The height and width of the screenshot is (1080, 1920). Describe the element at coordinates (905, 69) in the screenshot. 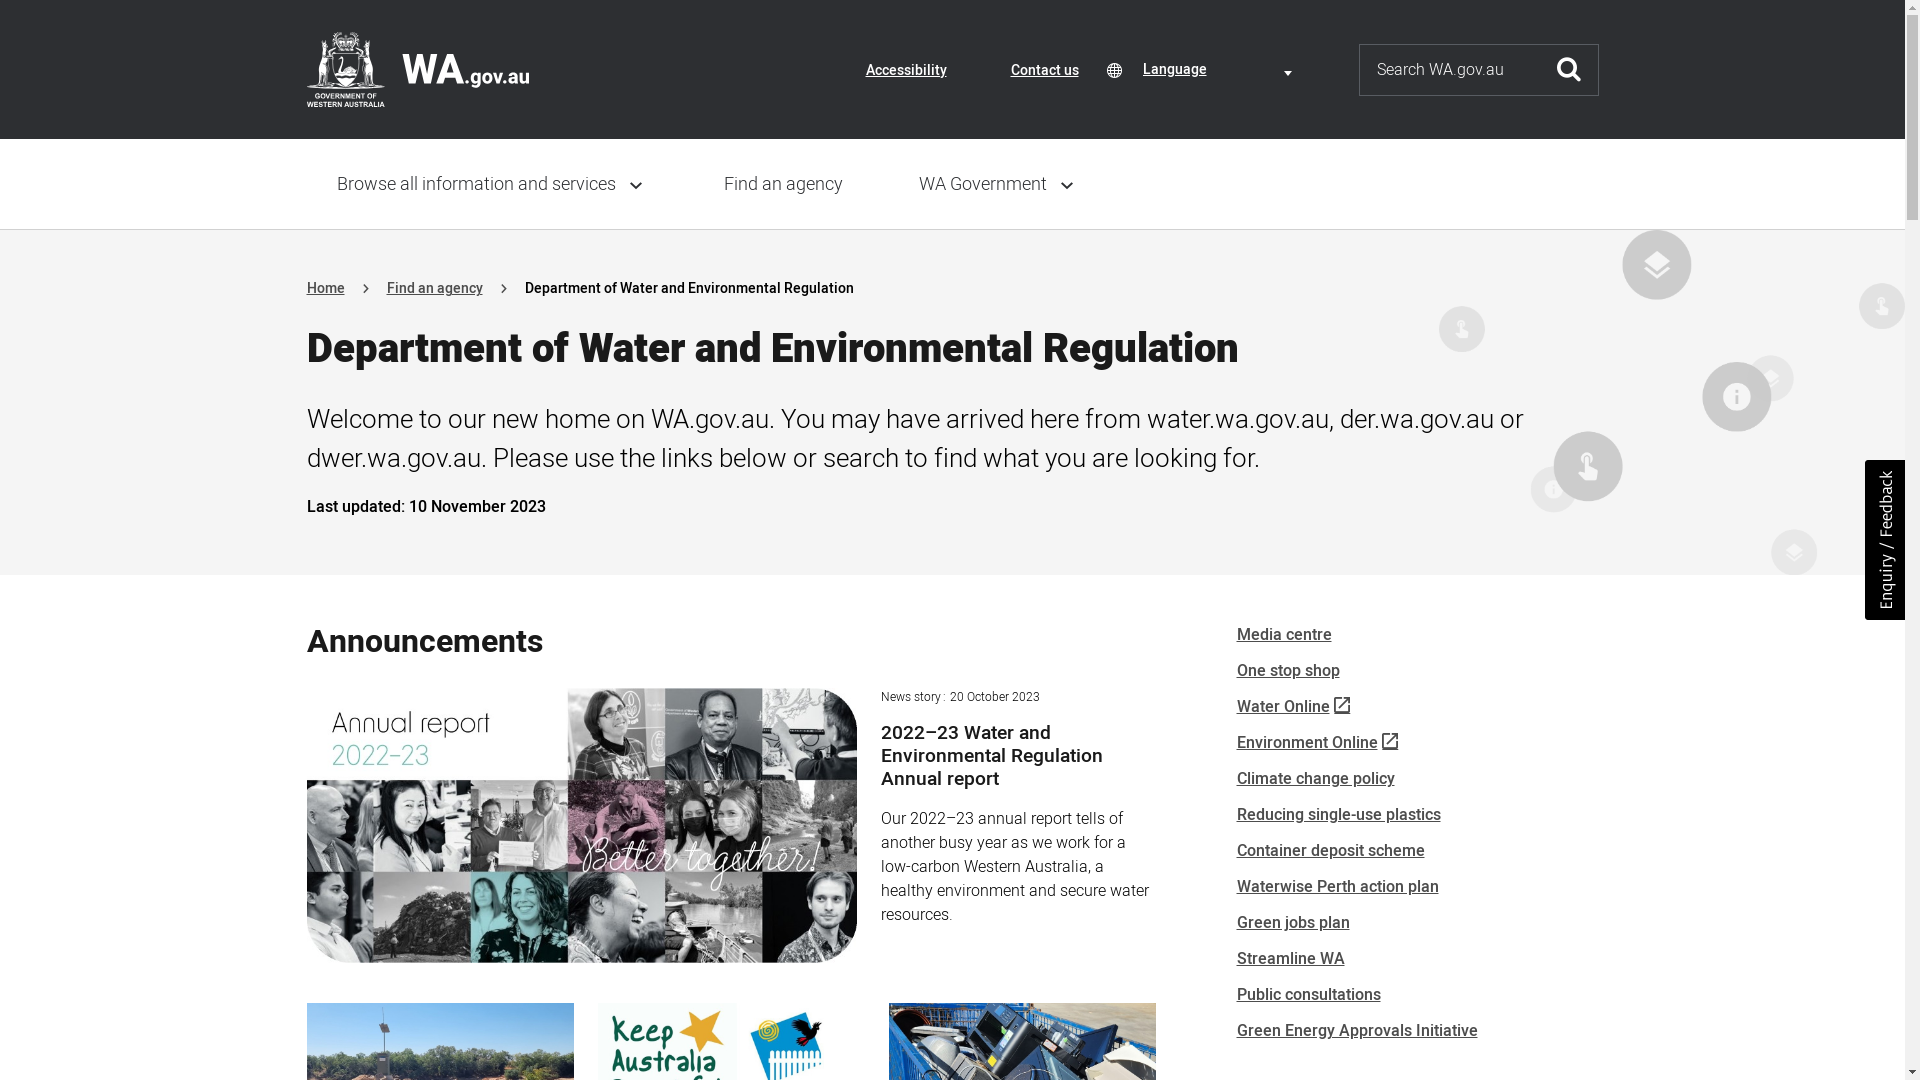

I see `'Accessibility'` at that location.